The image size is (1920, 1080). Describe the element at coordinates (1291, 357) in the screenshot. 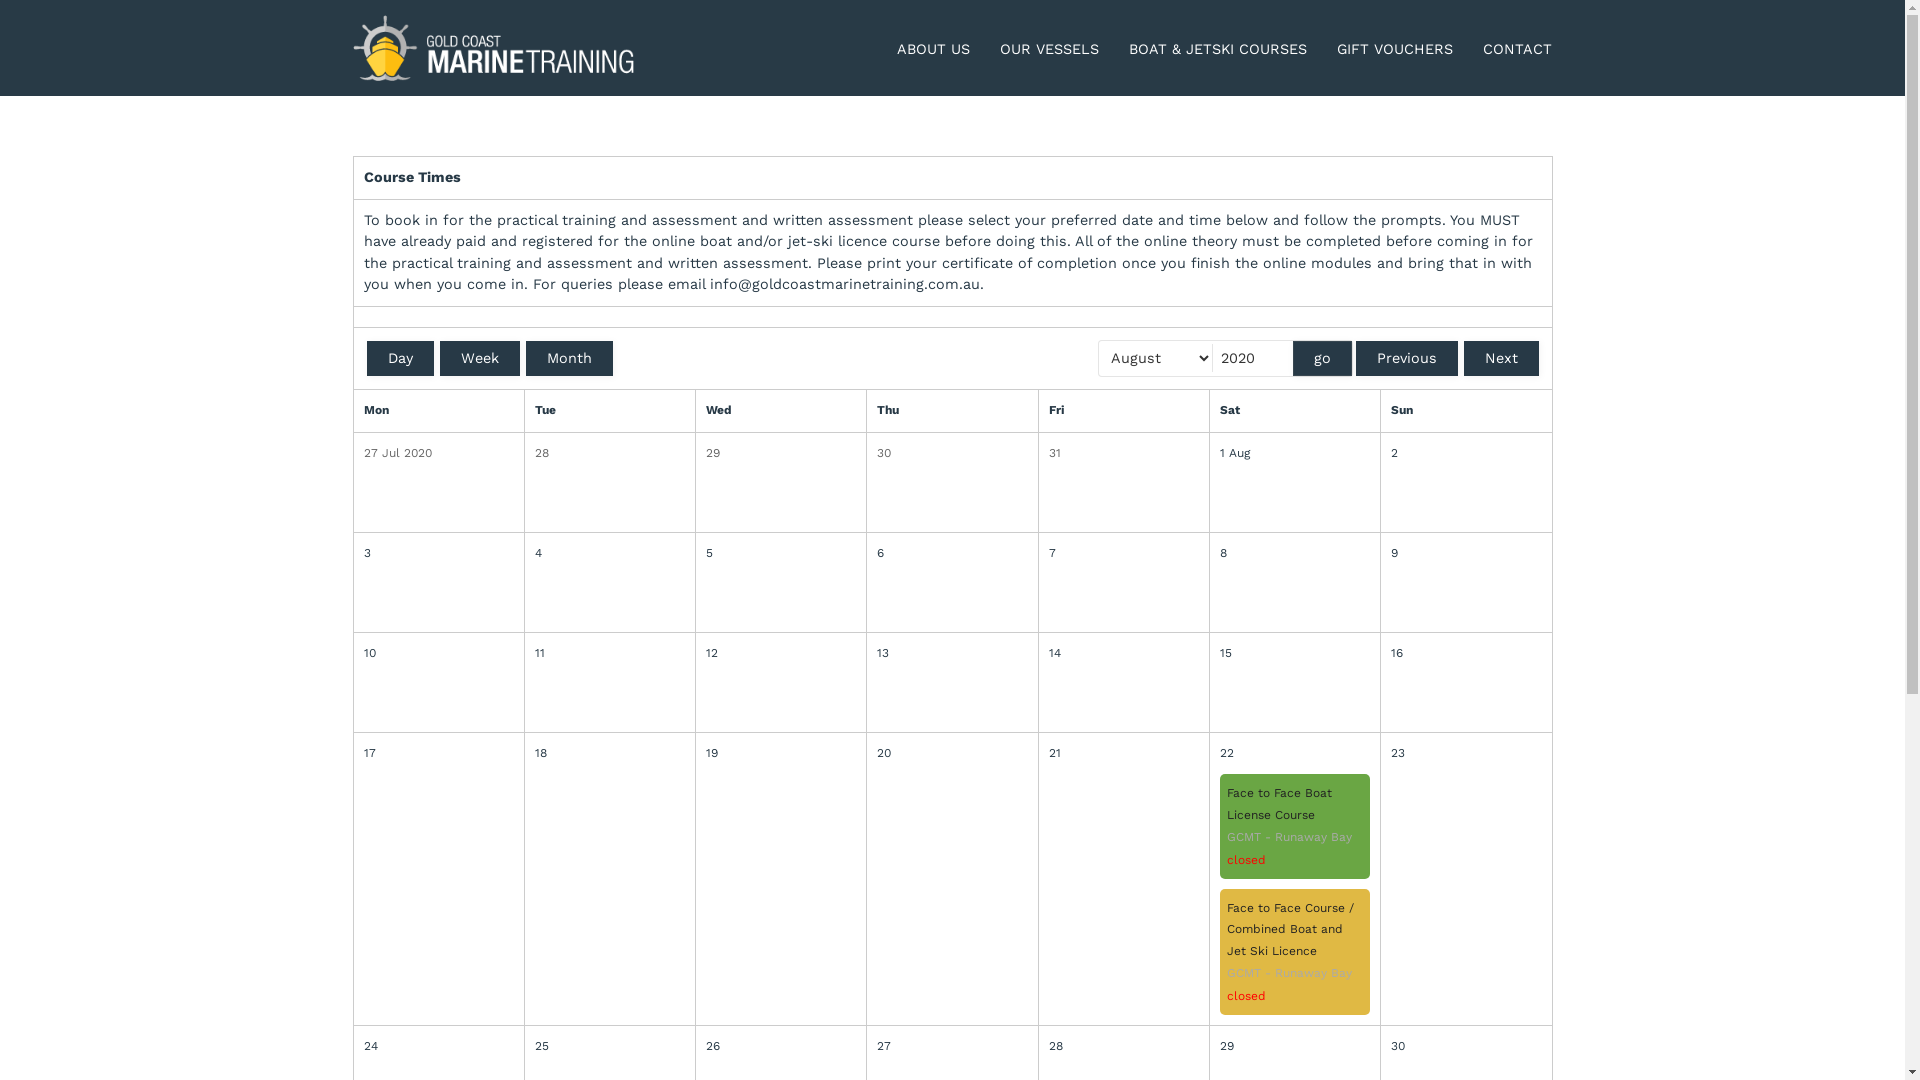

I see `'go'` at that location.